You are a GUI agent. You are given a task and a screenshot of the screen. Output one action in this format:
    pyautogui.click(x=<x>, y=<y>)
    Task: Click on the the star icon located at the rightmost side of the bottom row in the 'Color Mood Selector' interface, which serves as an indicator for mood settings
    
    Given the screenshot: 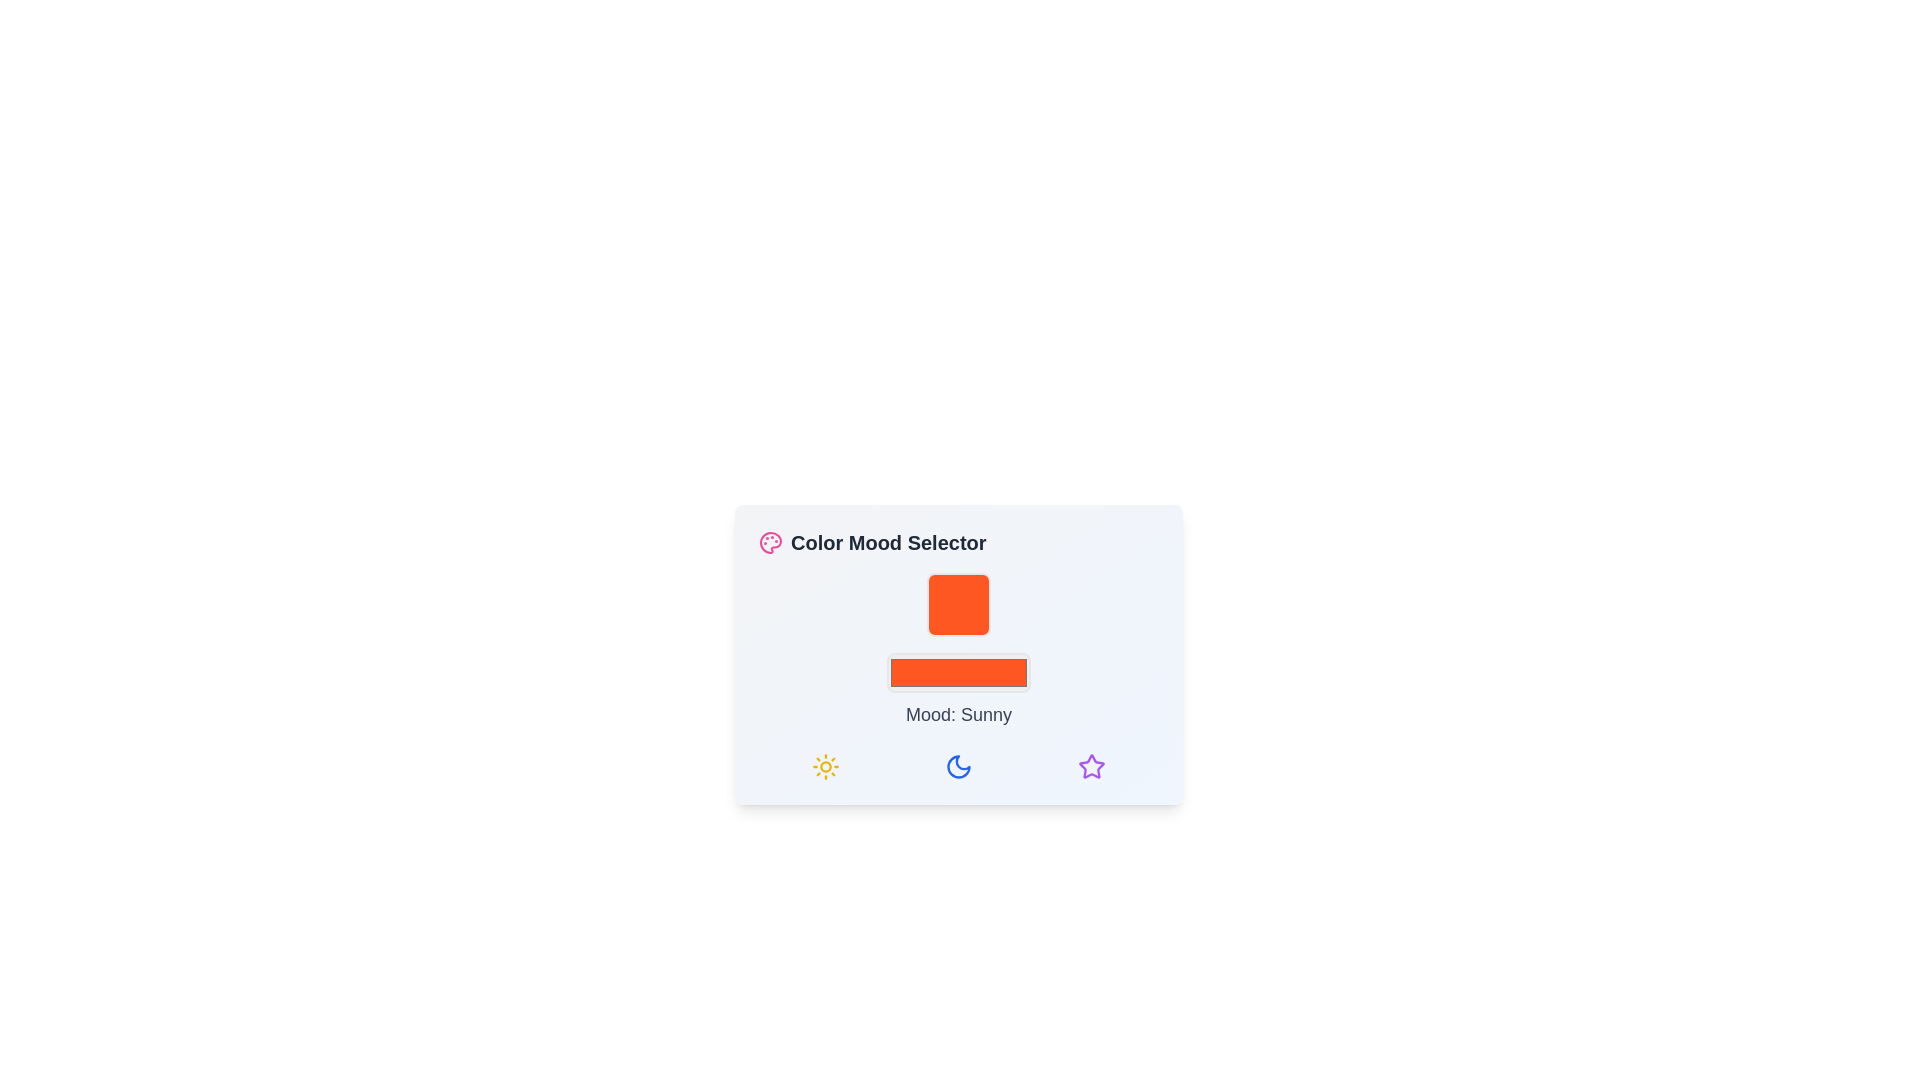 What is the action you would take?
    pyautogui.click(x=1091, y=765)
    